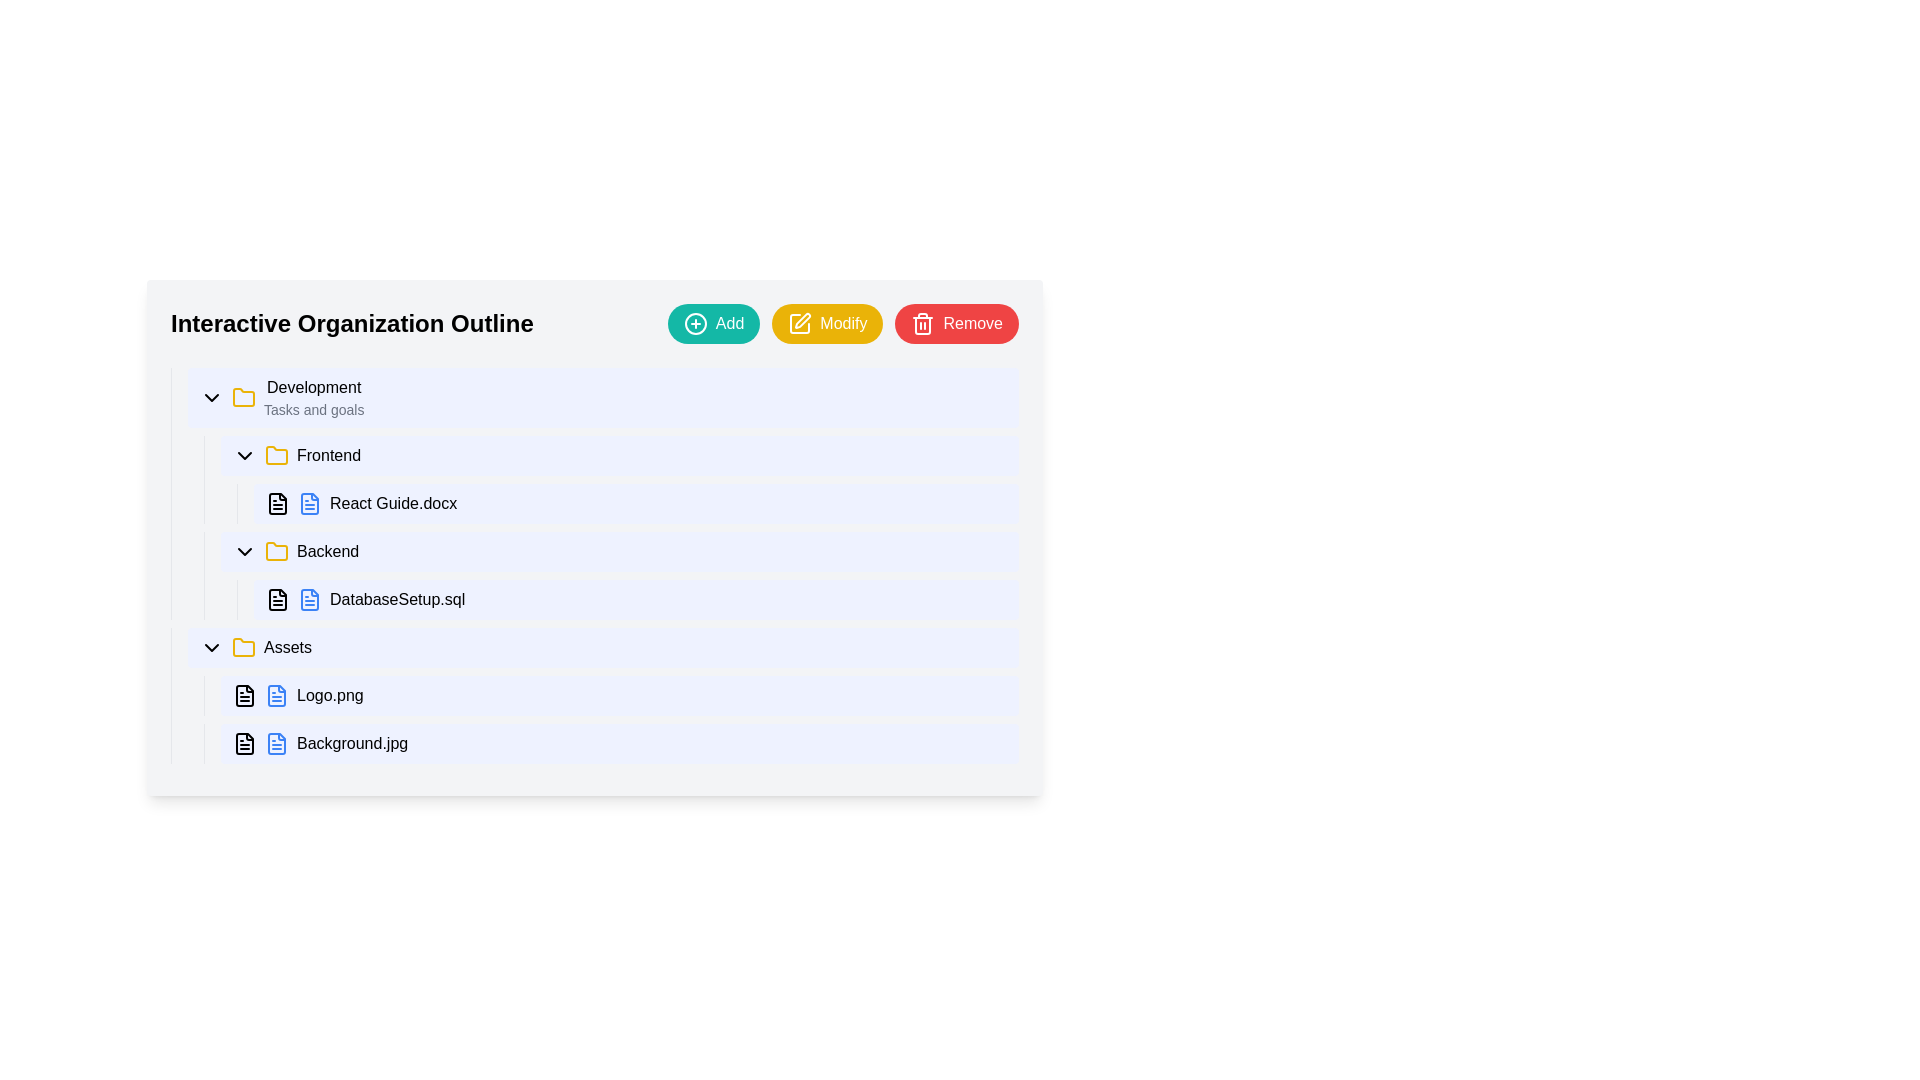  What do you see at coordinates (618, 744) in the screenshot?
I see `the List item representing the file entry 'Background.jpg'` at bounding box center [618, 744].